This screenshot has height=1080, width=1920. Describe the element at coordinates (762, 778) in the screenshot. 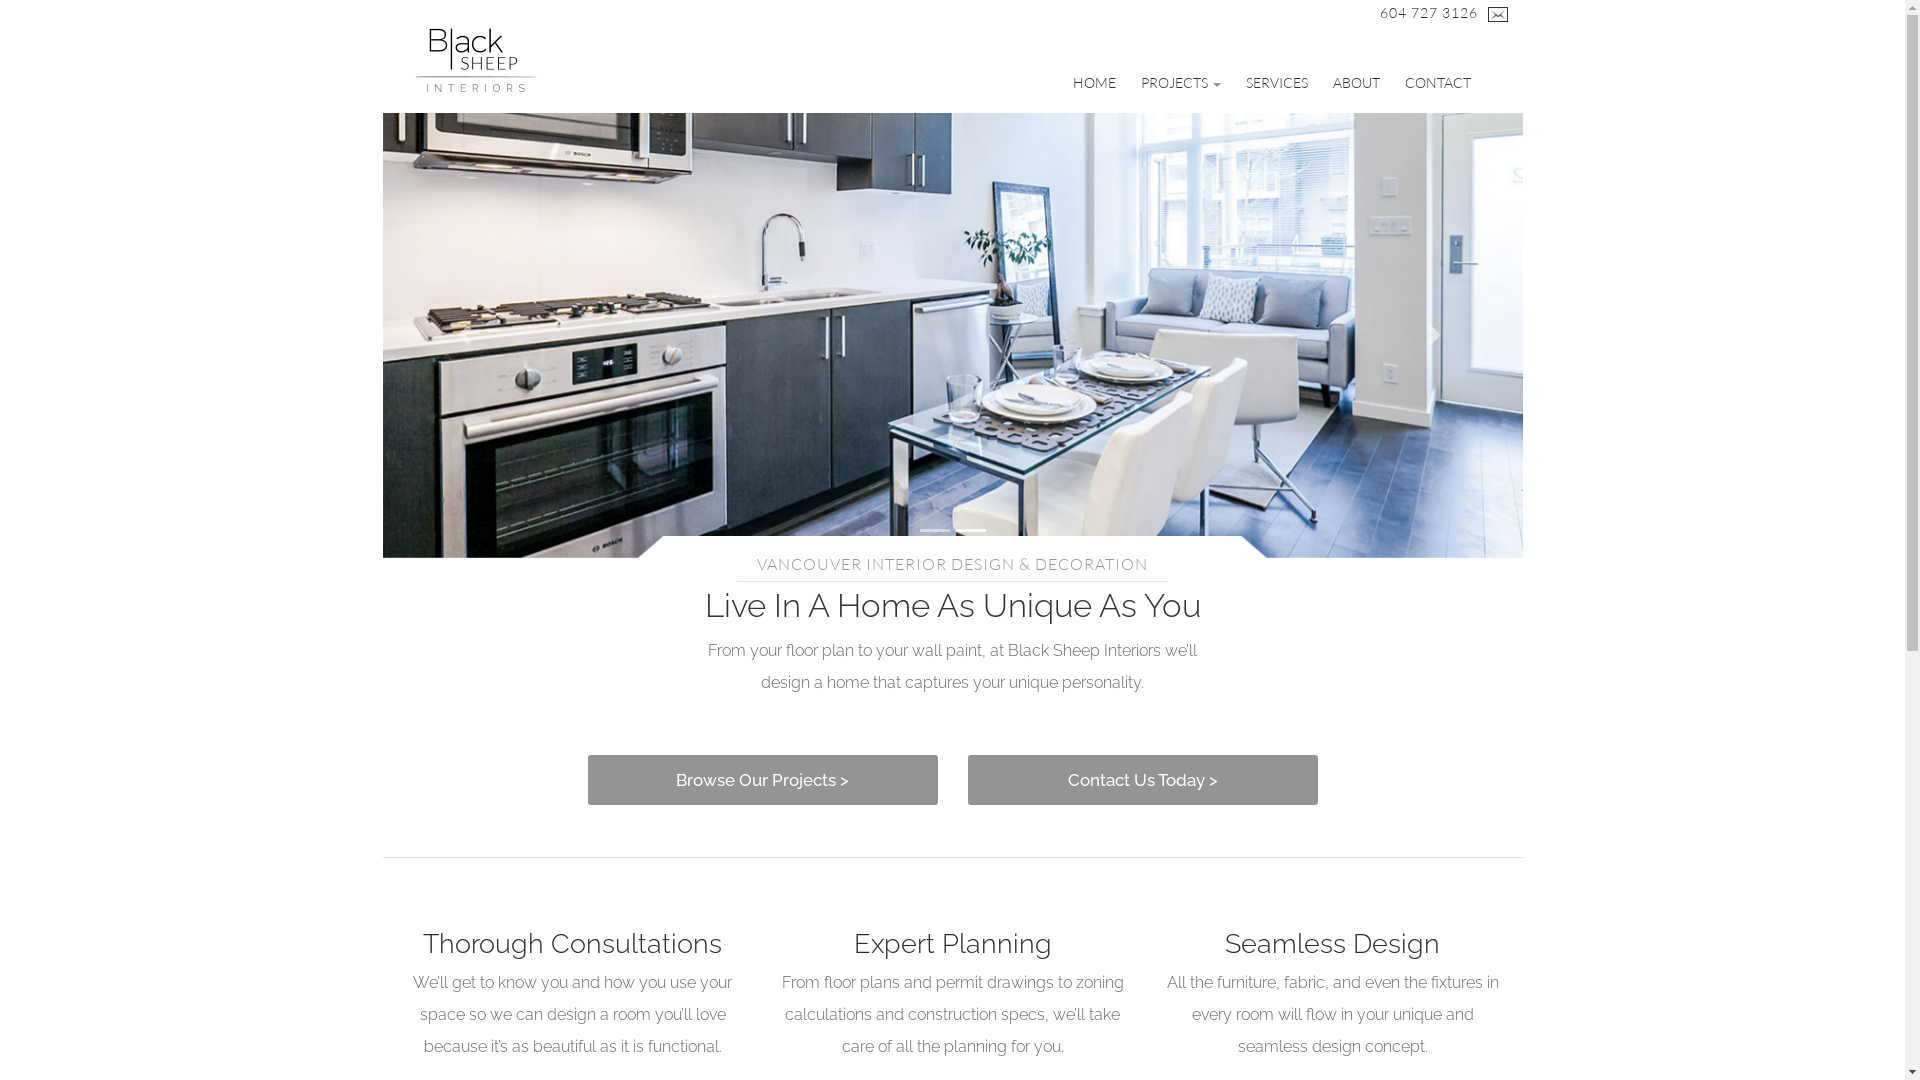

I see `'Browse Our Projects >'` at that location.